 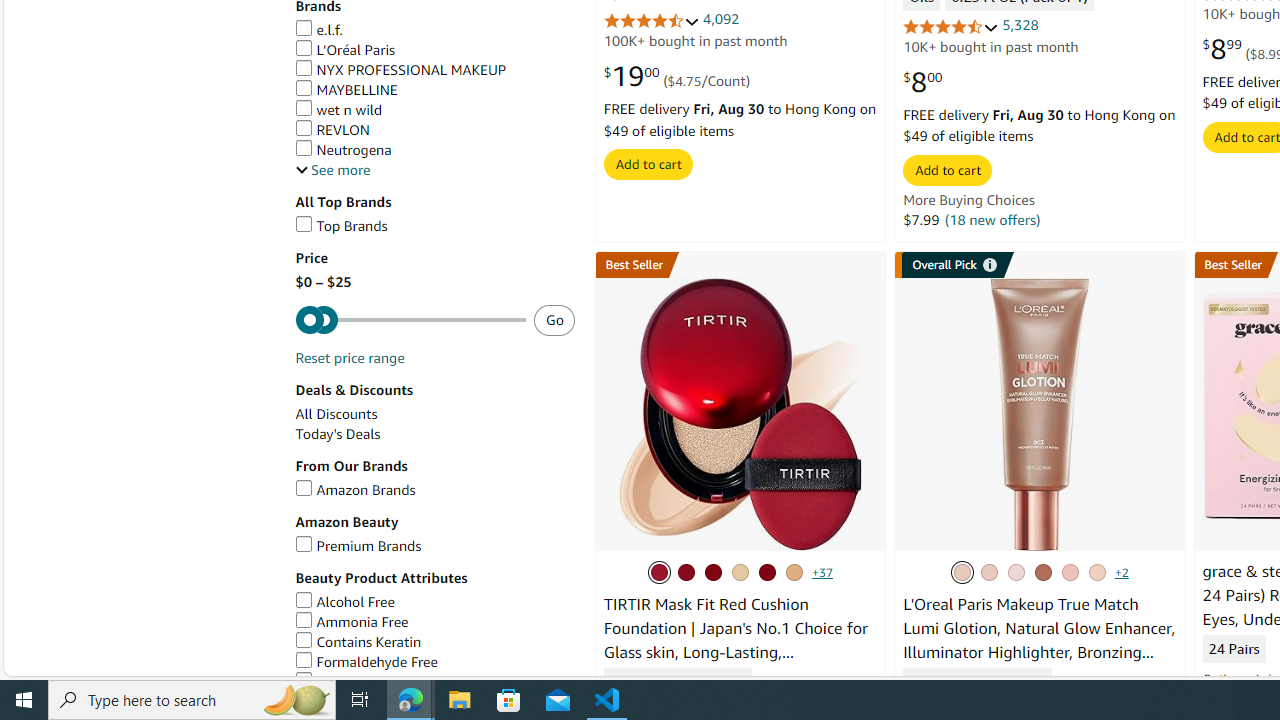 What do you see at coordinates (950, 26) in the screenshot?
I see `'4.6 out of 5 stars'` at bounding box center [950, 26].